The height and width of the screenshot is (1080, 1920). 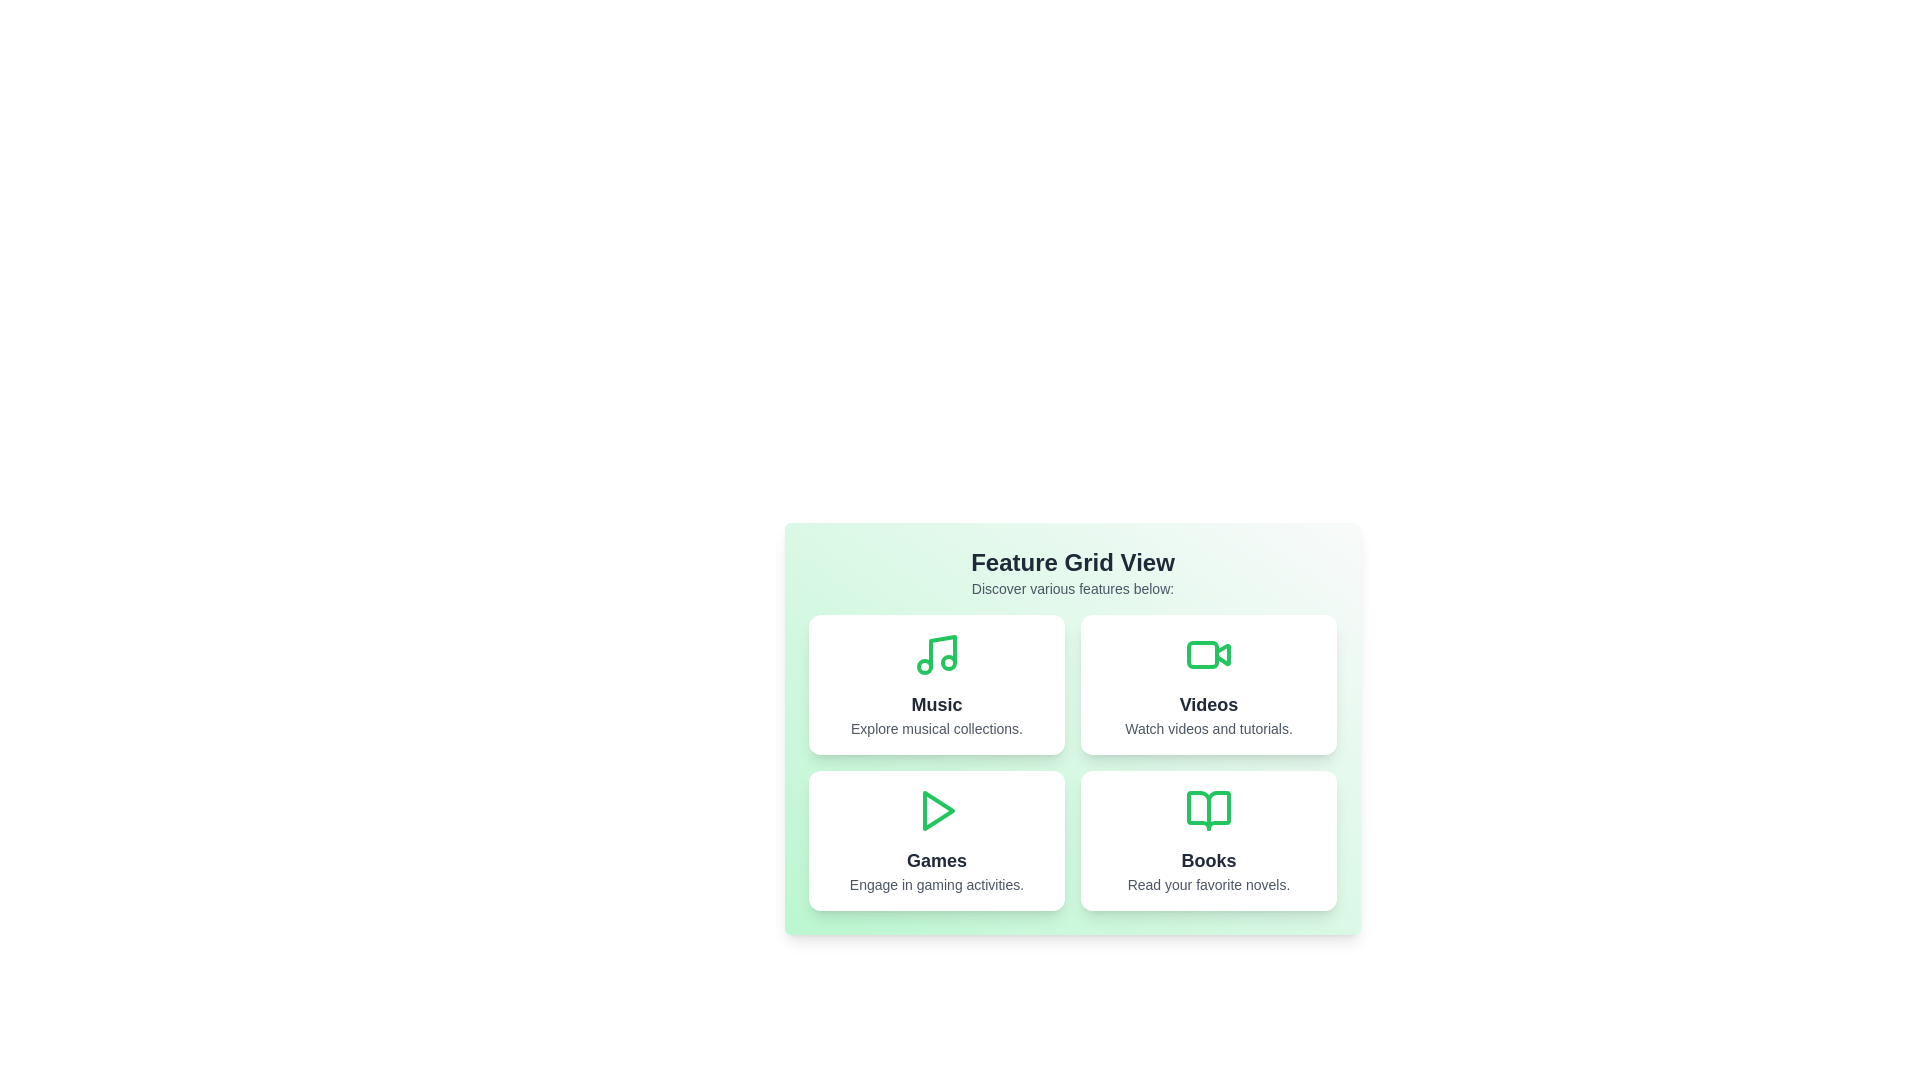 What do you see at coordinates (935, 684) in the screenshot?
I see `the Music card to observe its hover effect` at bounding box center [935, 684].